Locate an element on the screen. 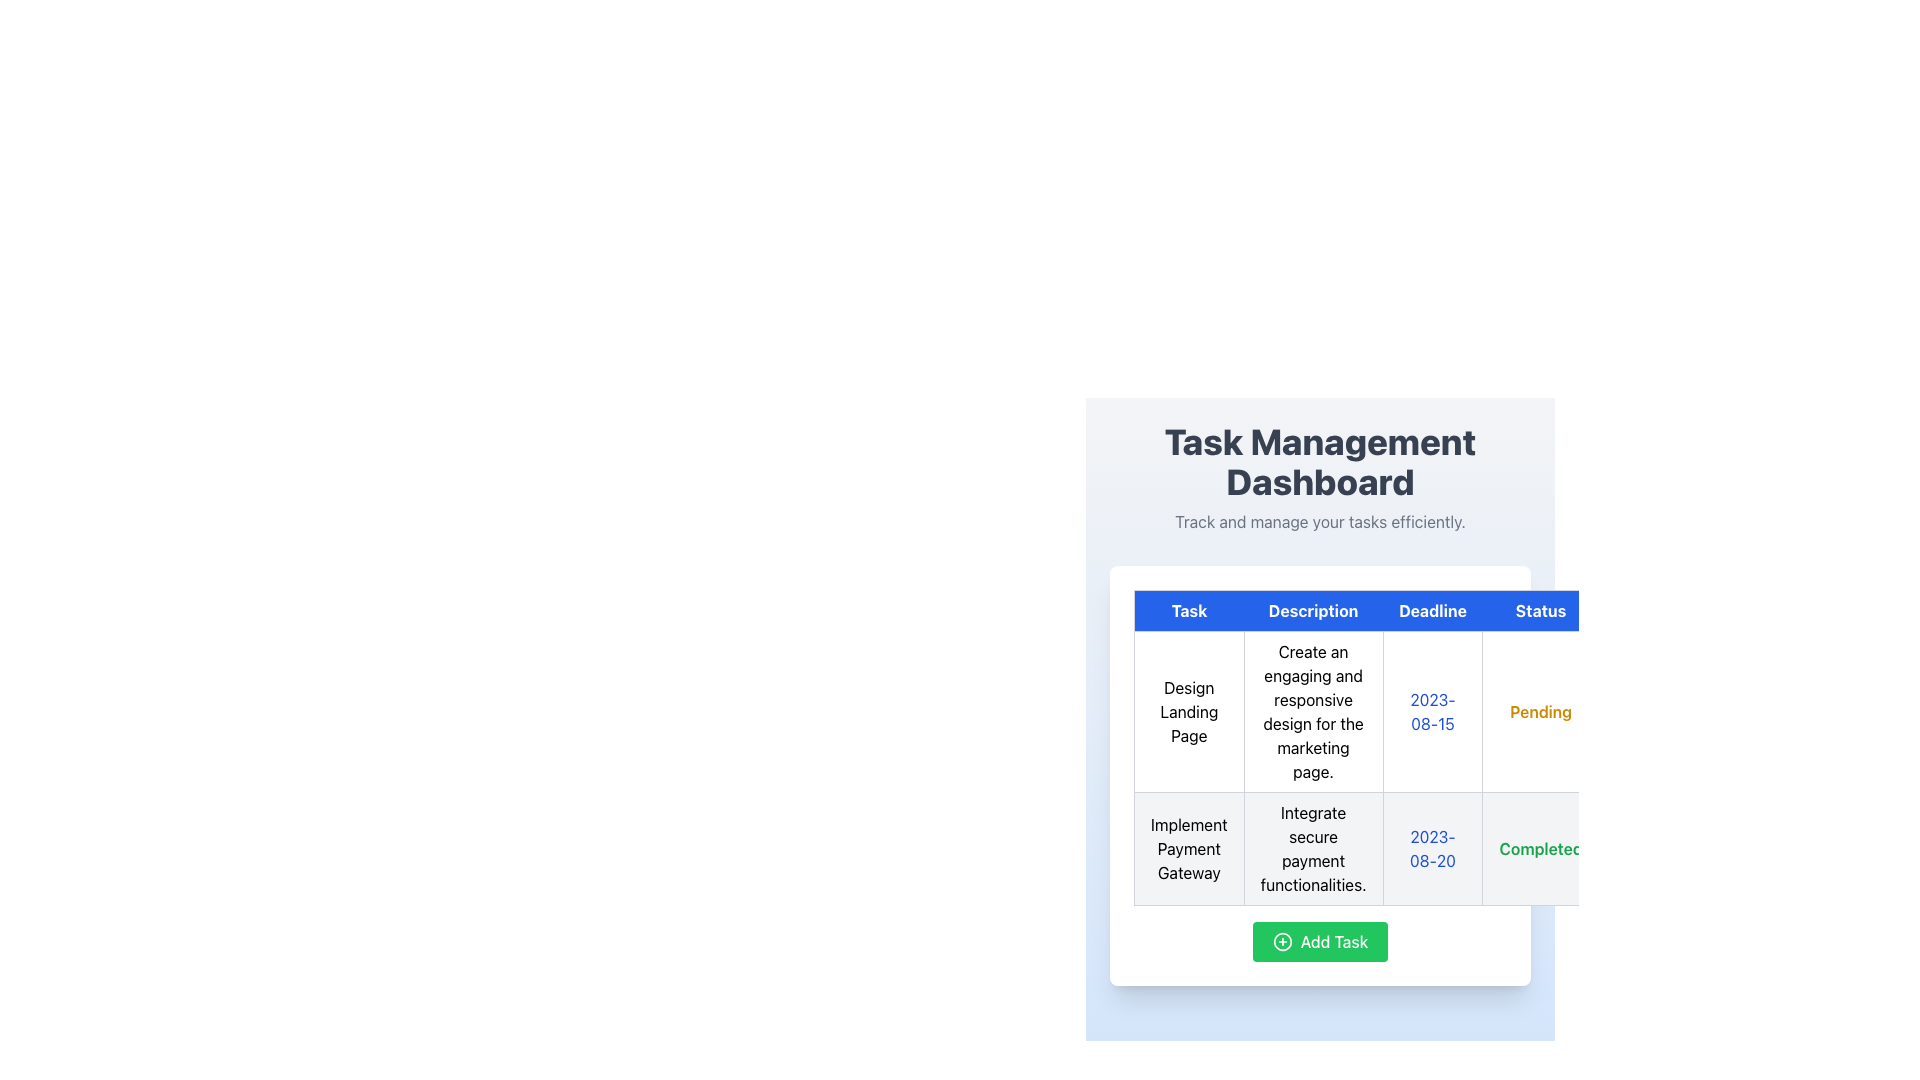  text label of the 'Deadline' column header in the table, which indicates the data content present in that column is located at coordinates (1432, 609).